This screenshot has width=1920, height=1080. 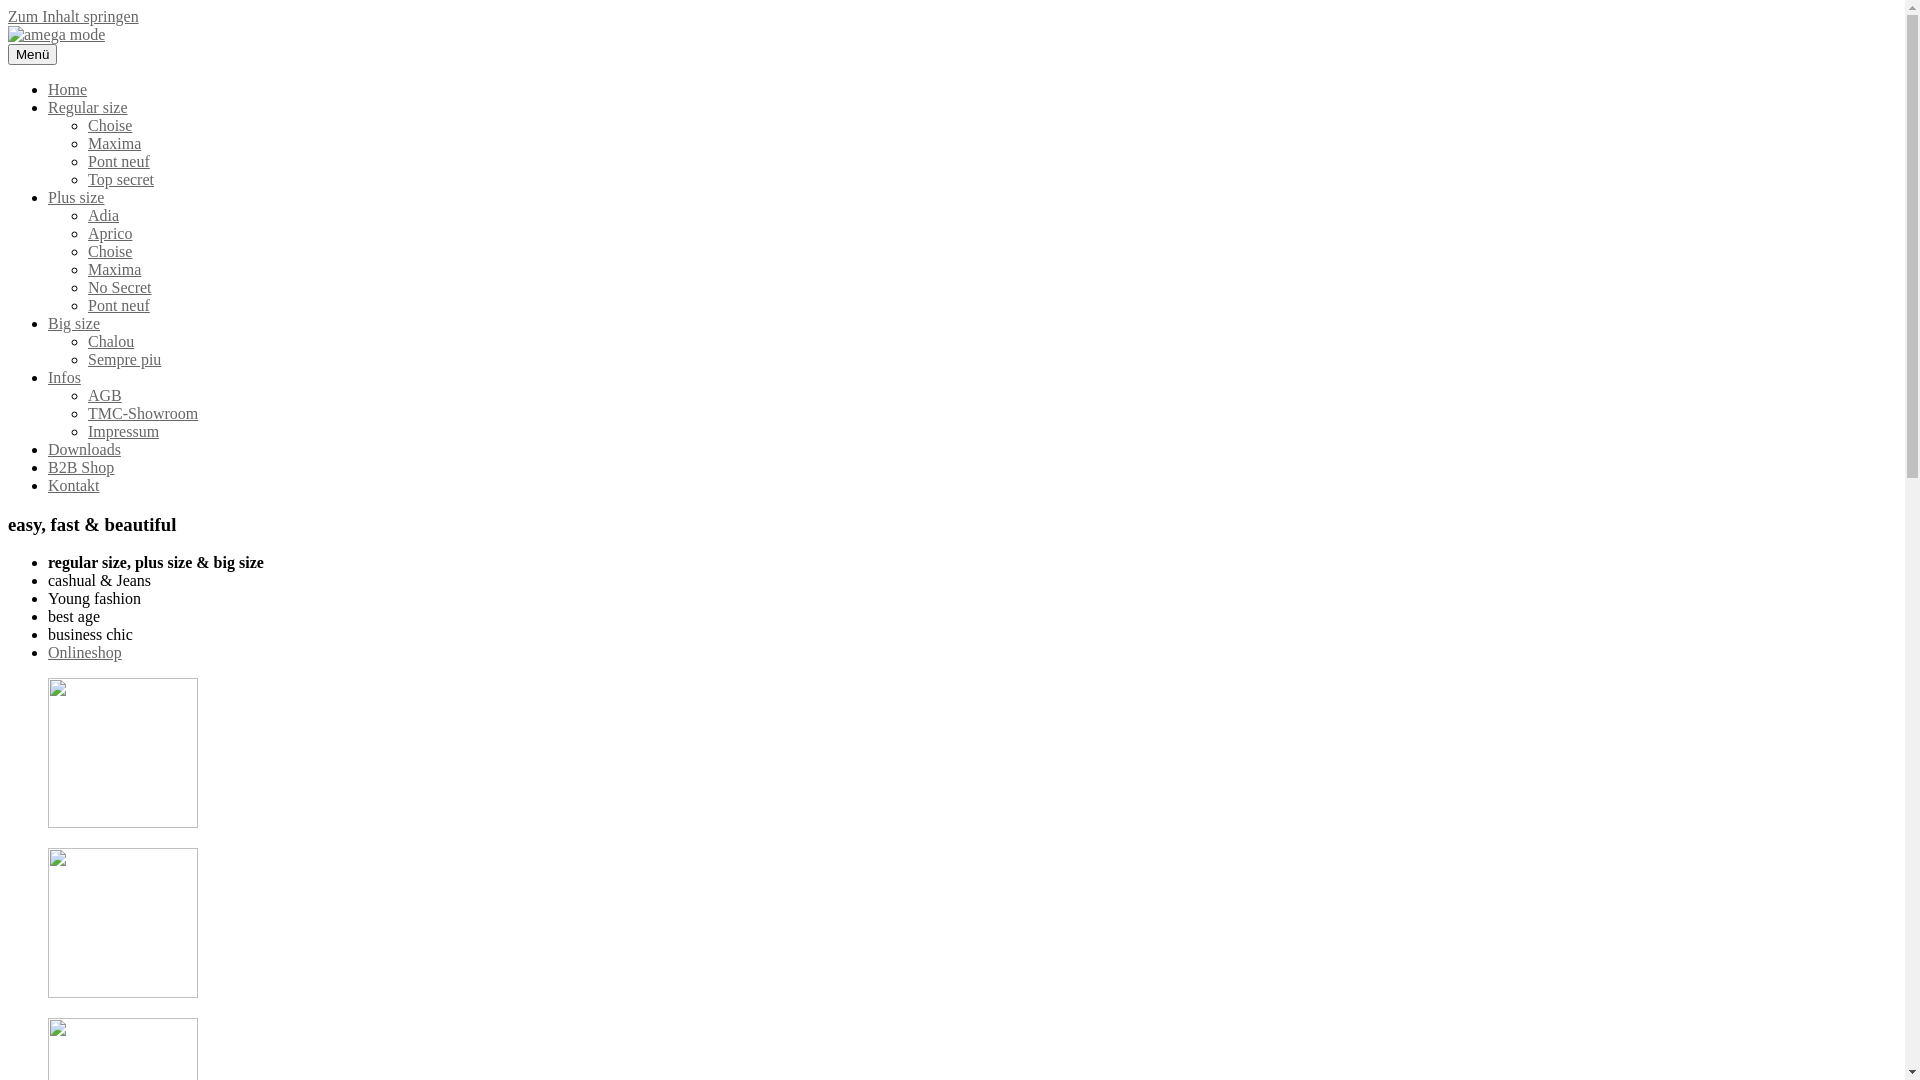 What do you see at coordinates (86, 142) in the screenshot?
I see `'Maxima'` at bounding box center [86, 142].